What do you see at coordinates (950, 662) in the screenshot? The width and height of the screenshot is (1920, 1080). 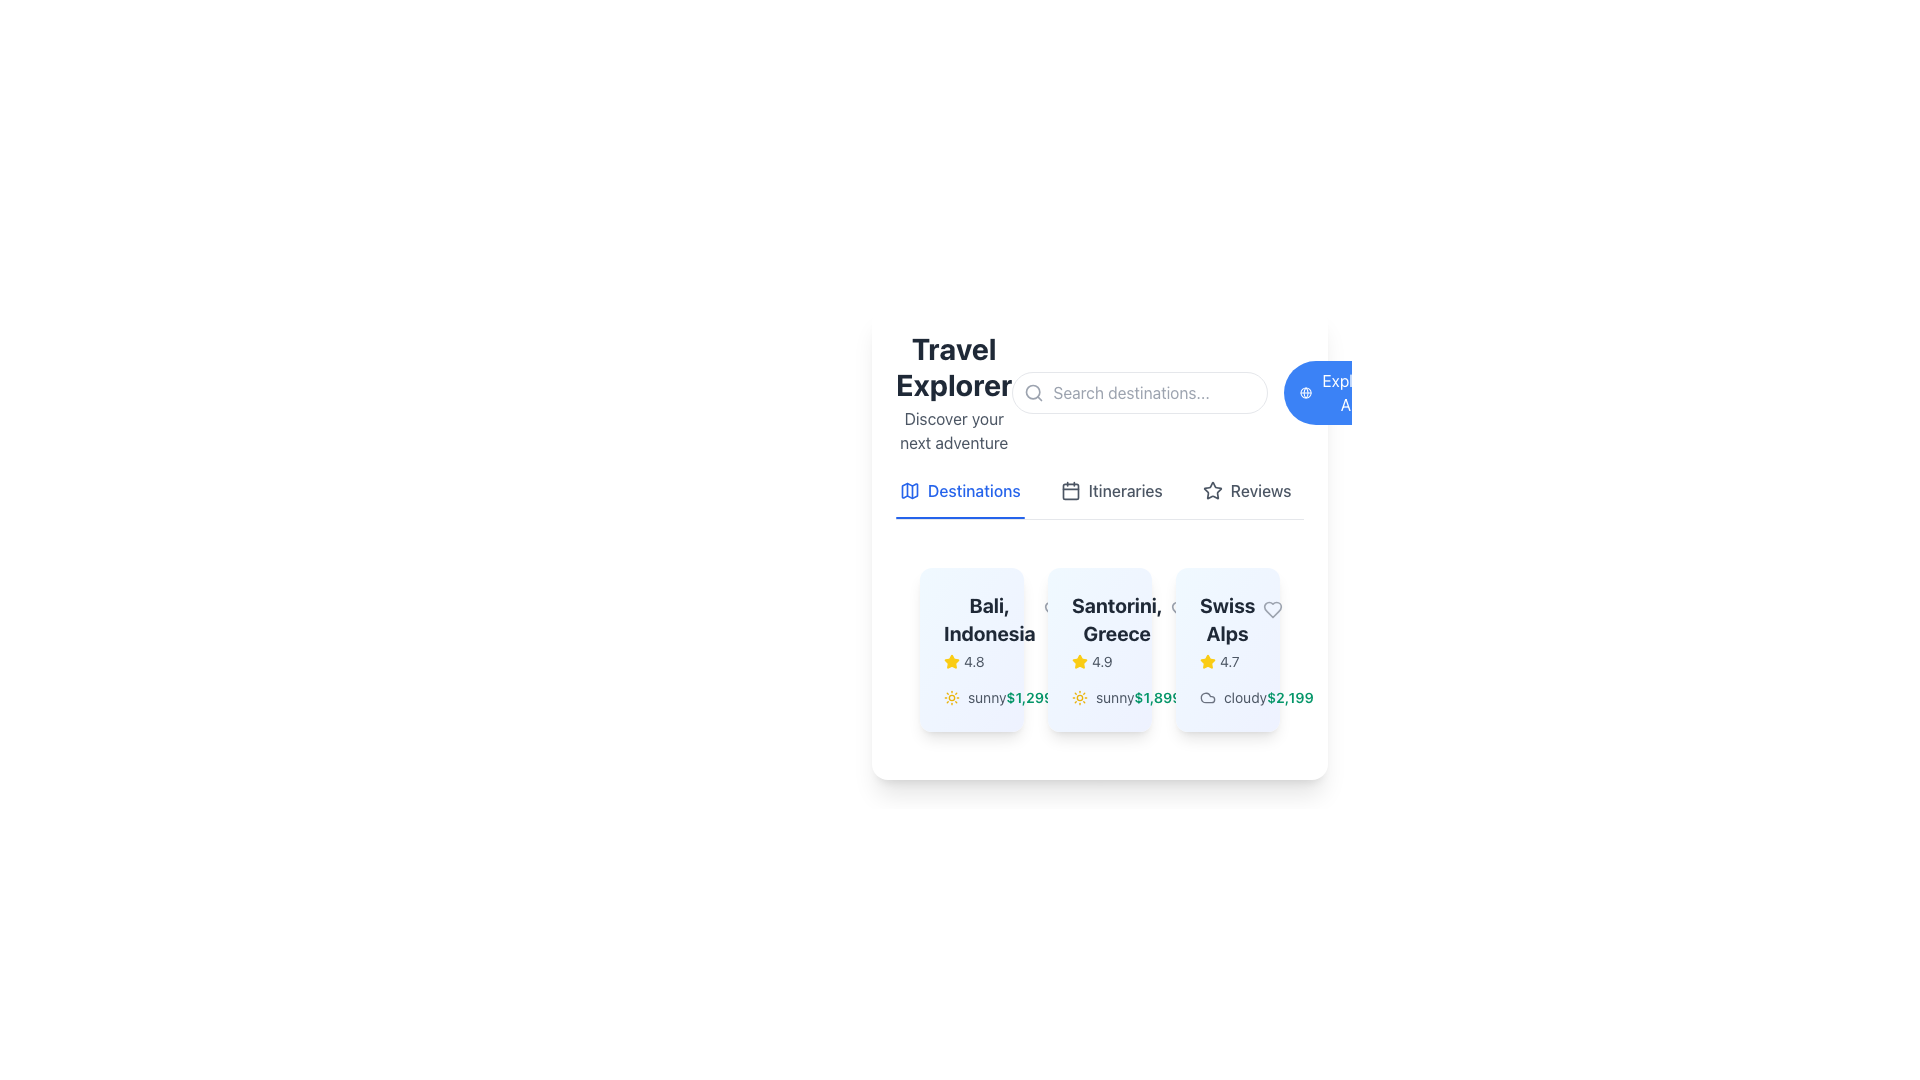 I see `the yellow star icon representing a rating indicator located in the 'Bali, Indonesia' card section` at bounding box center [950, 662].